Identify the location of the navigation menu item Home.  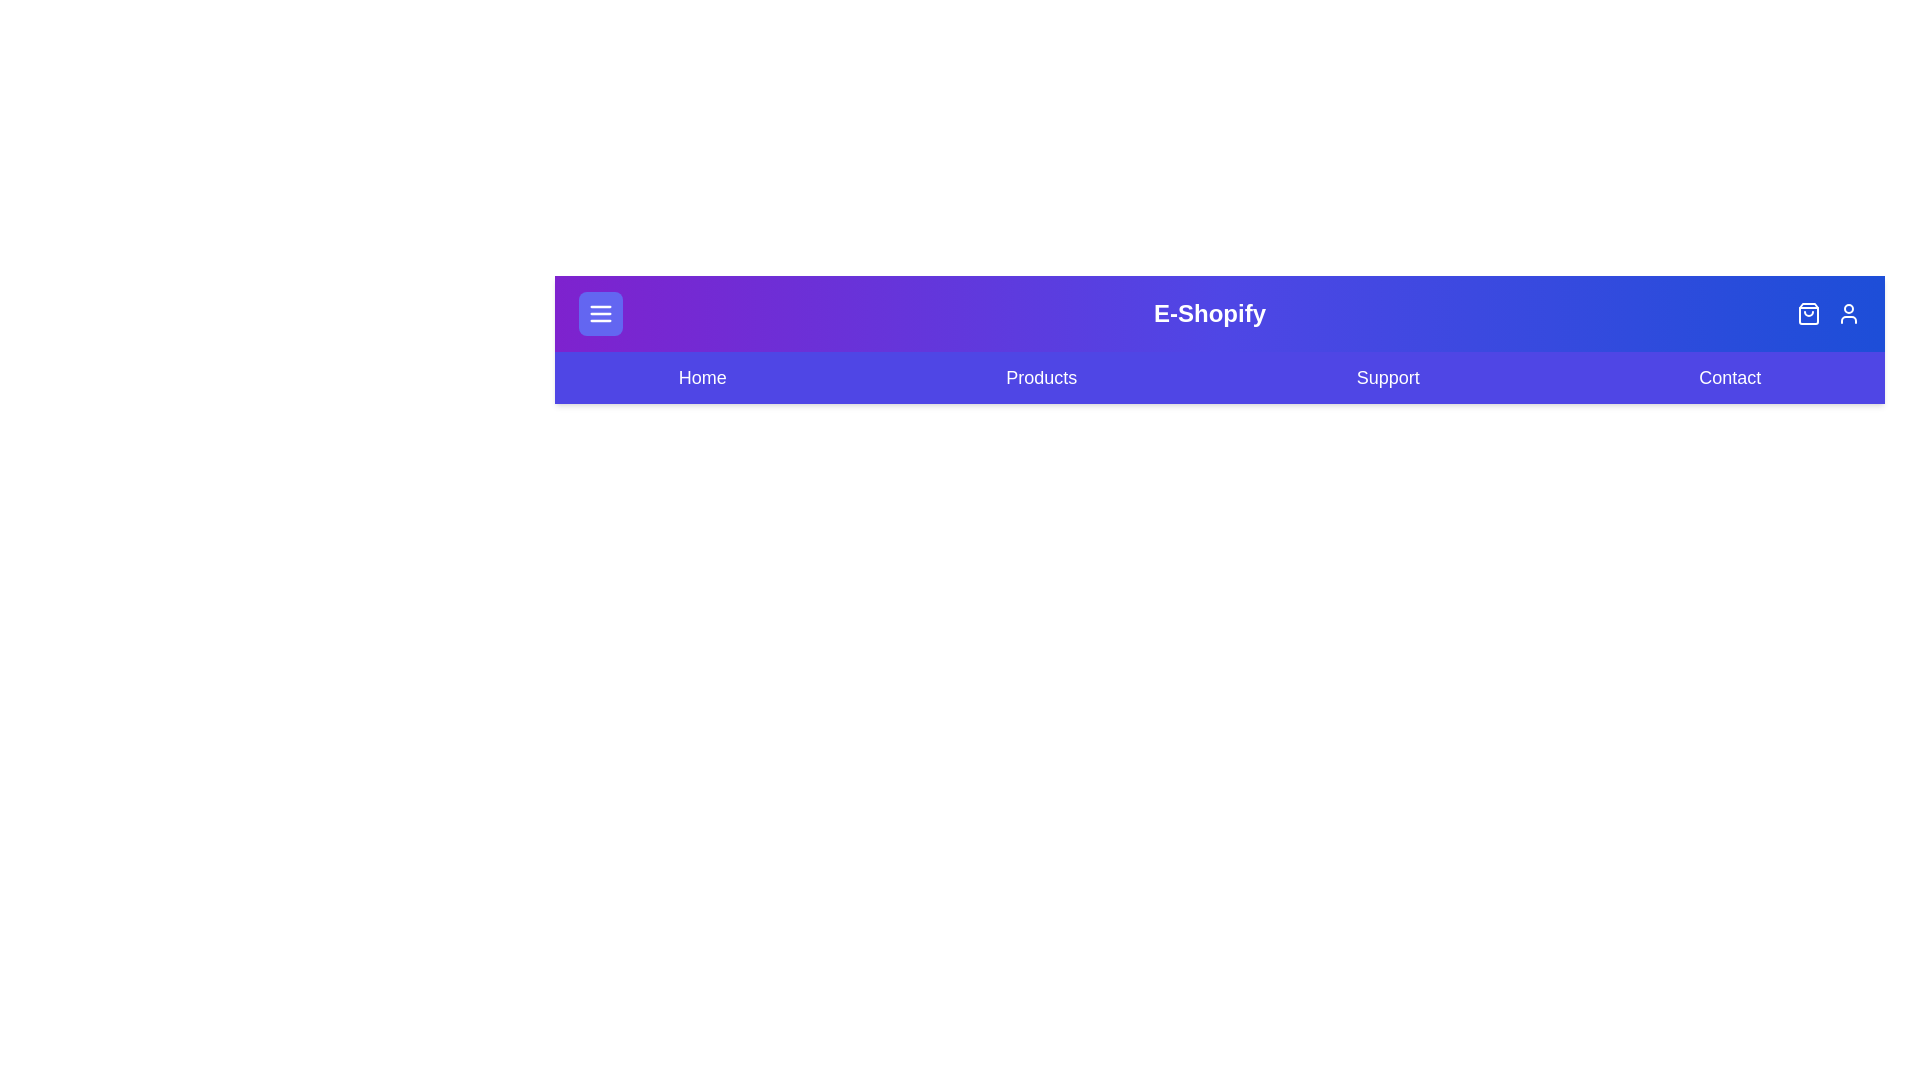
(701, 378).